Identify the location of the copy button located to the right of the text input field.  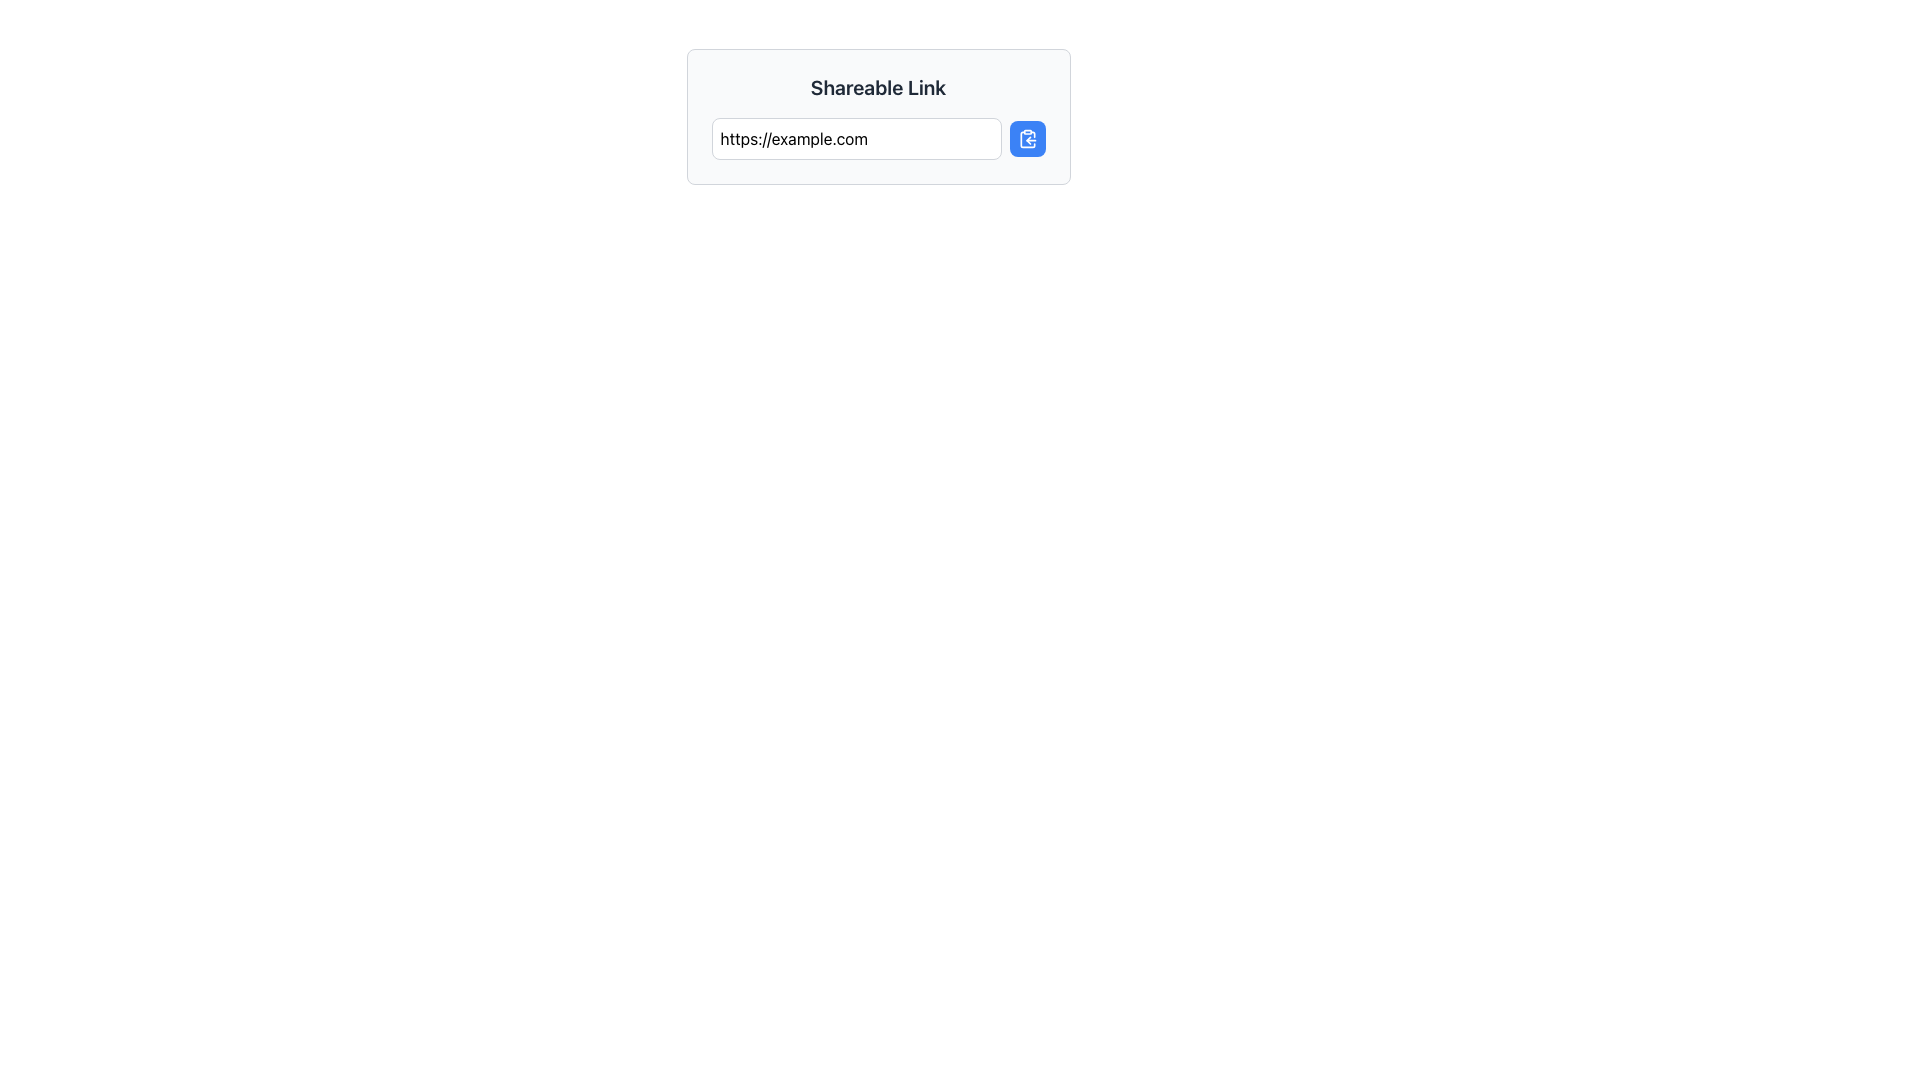
(1027, 137).